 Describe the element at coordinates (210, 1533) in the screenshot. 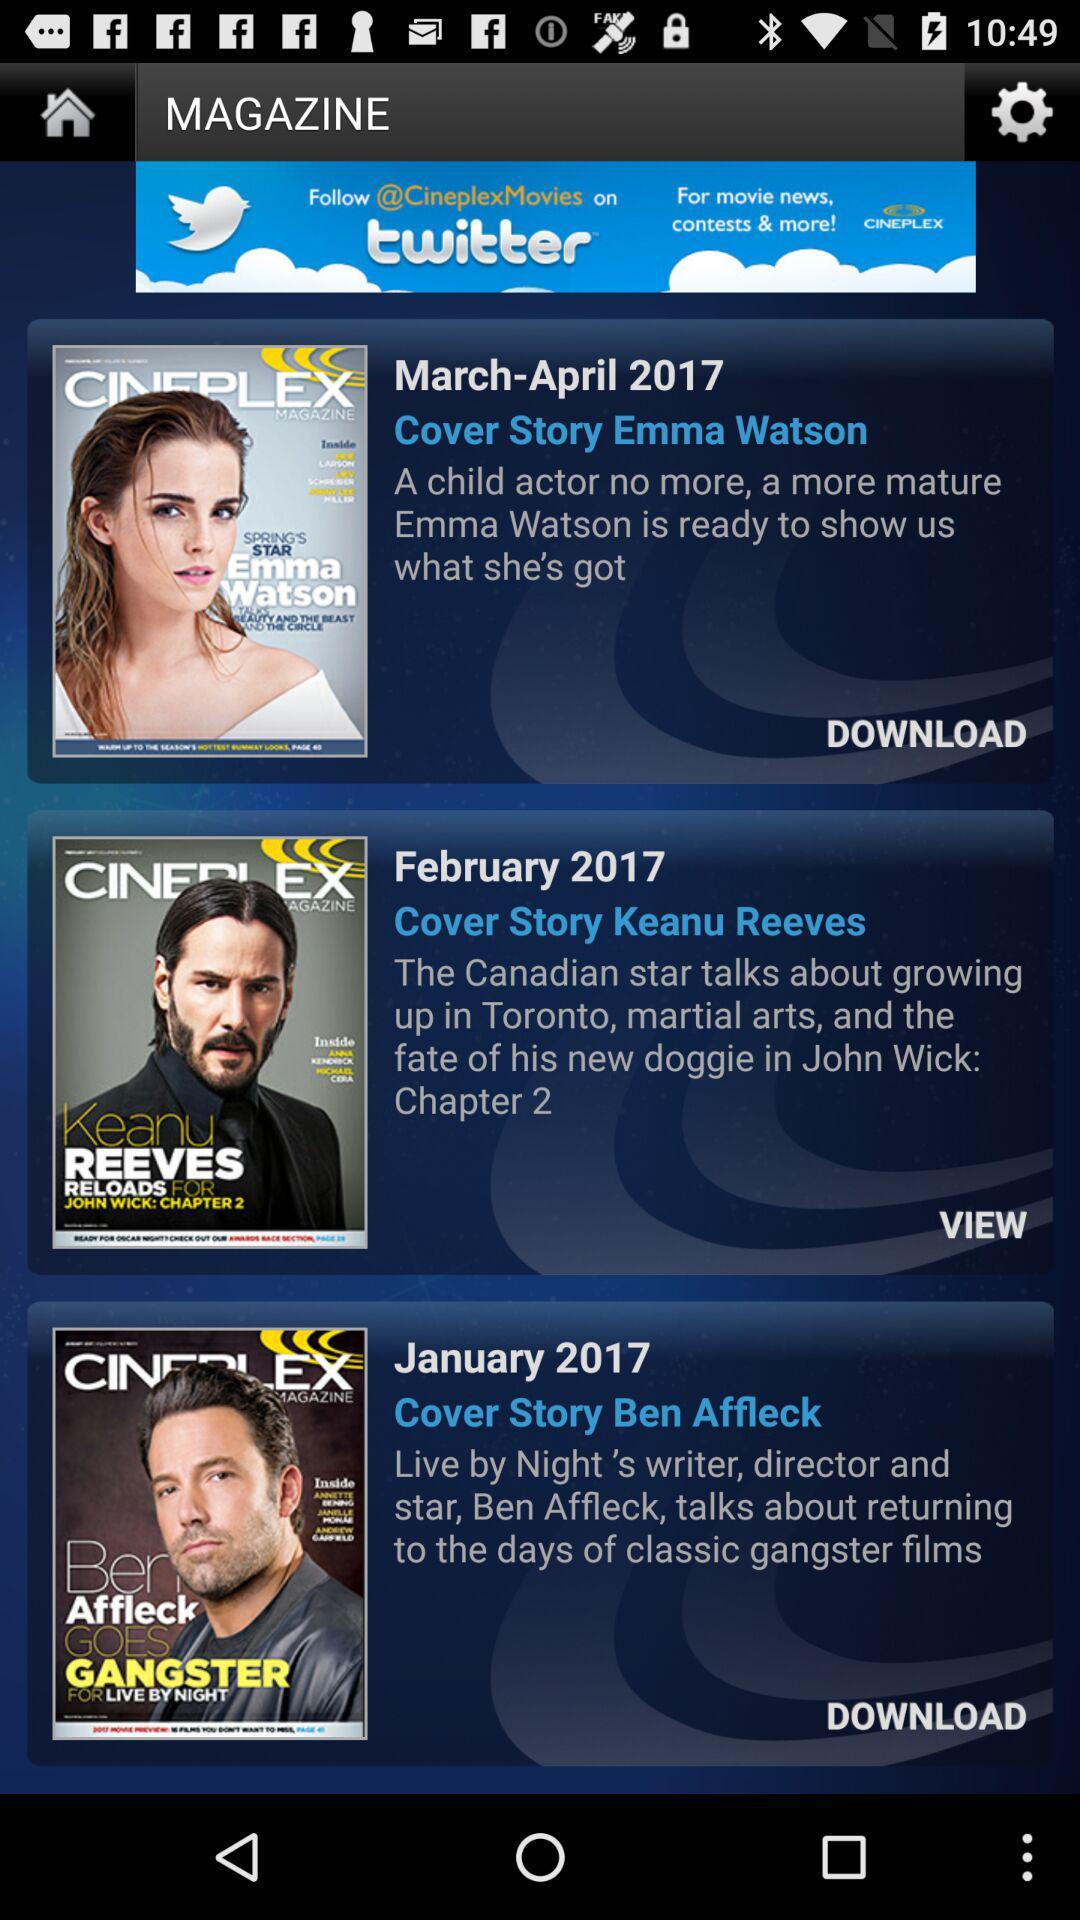

I see `the image on the bottom left side of the web page` at that location.